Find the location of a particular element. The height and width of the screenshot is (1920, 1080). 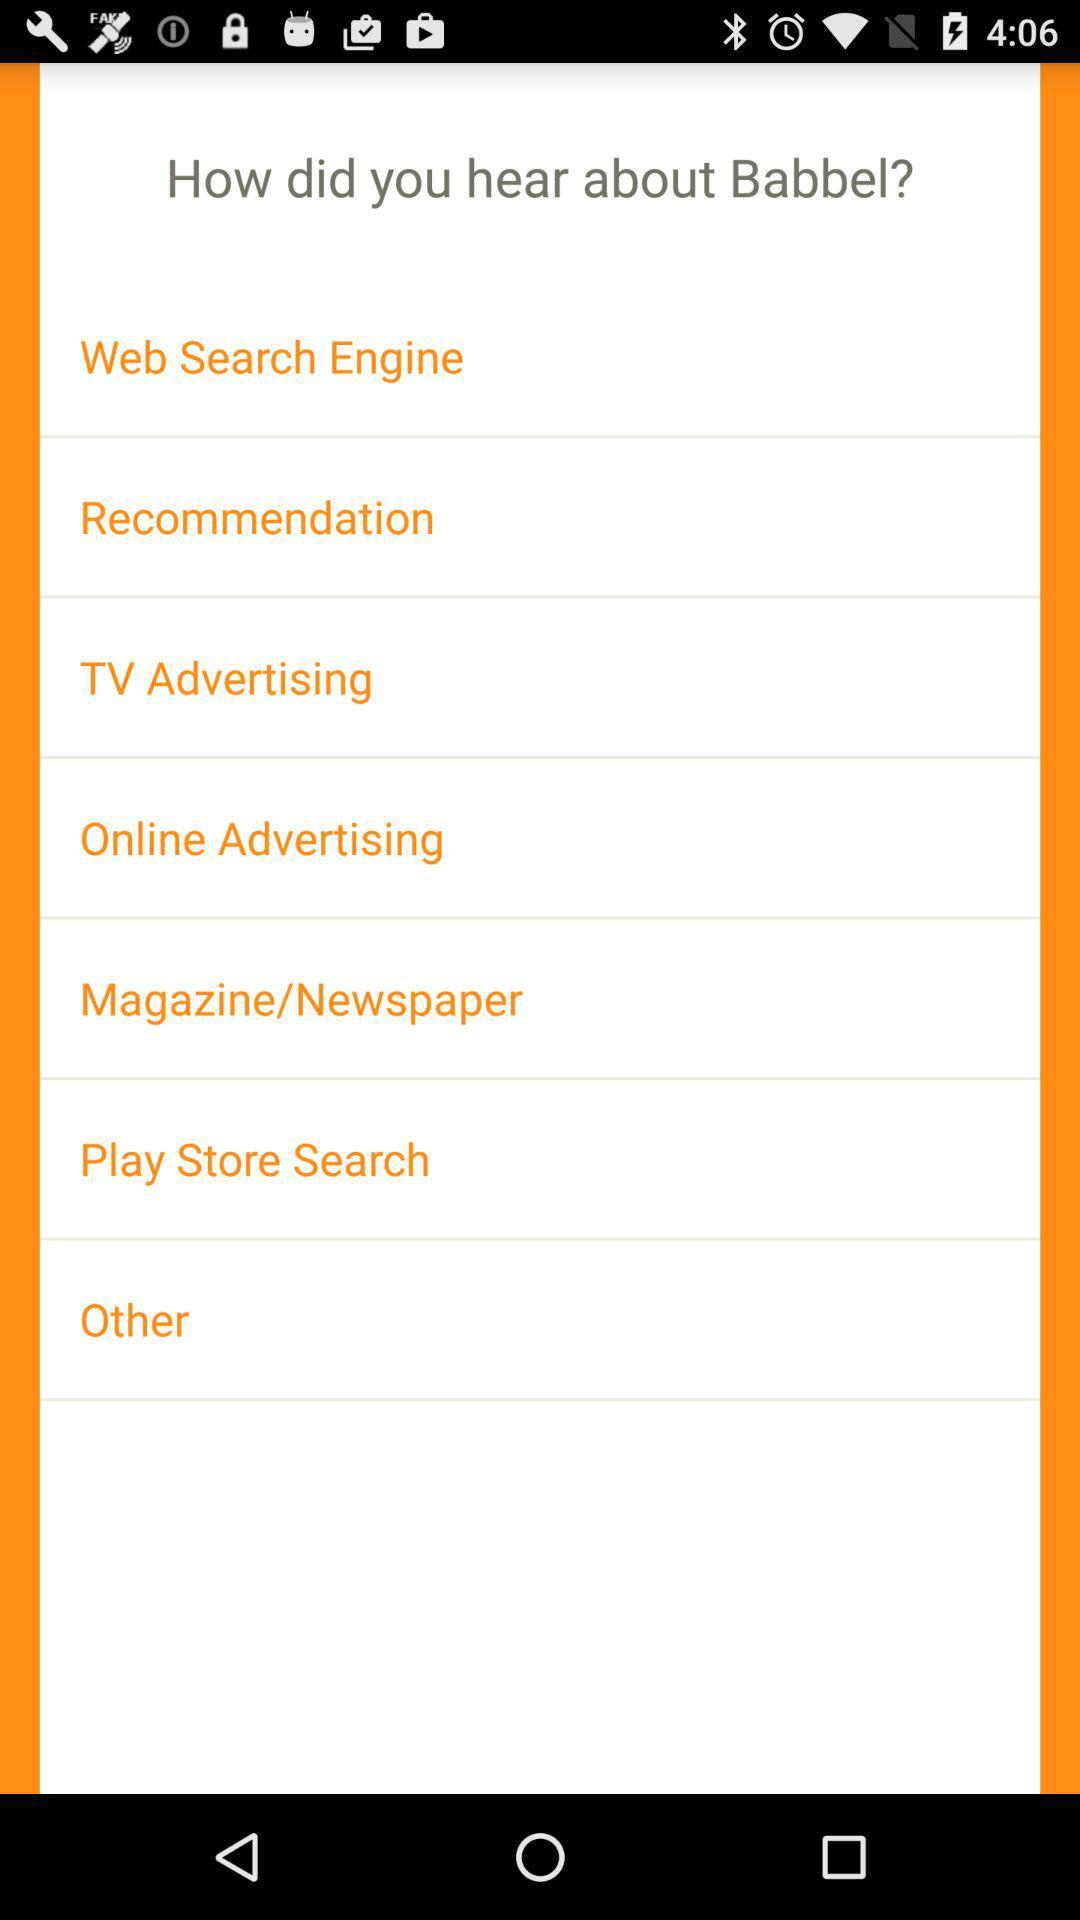

magazine/newspaper item is located at coordinates (540, 998).